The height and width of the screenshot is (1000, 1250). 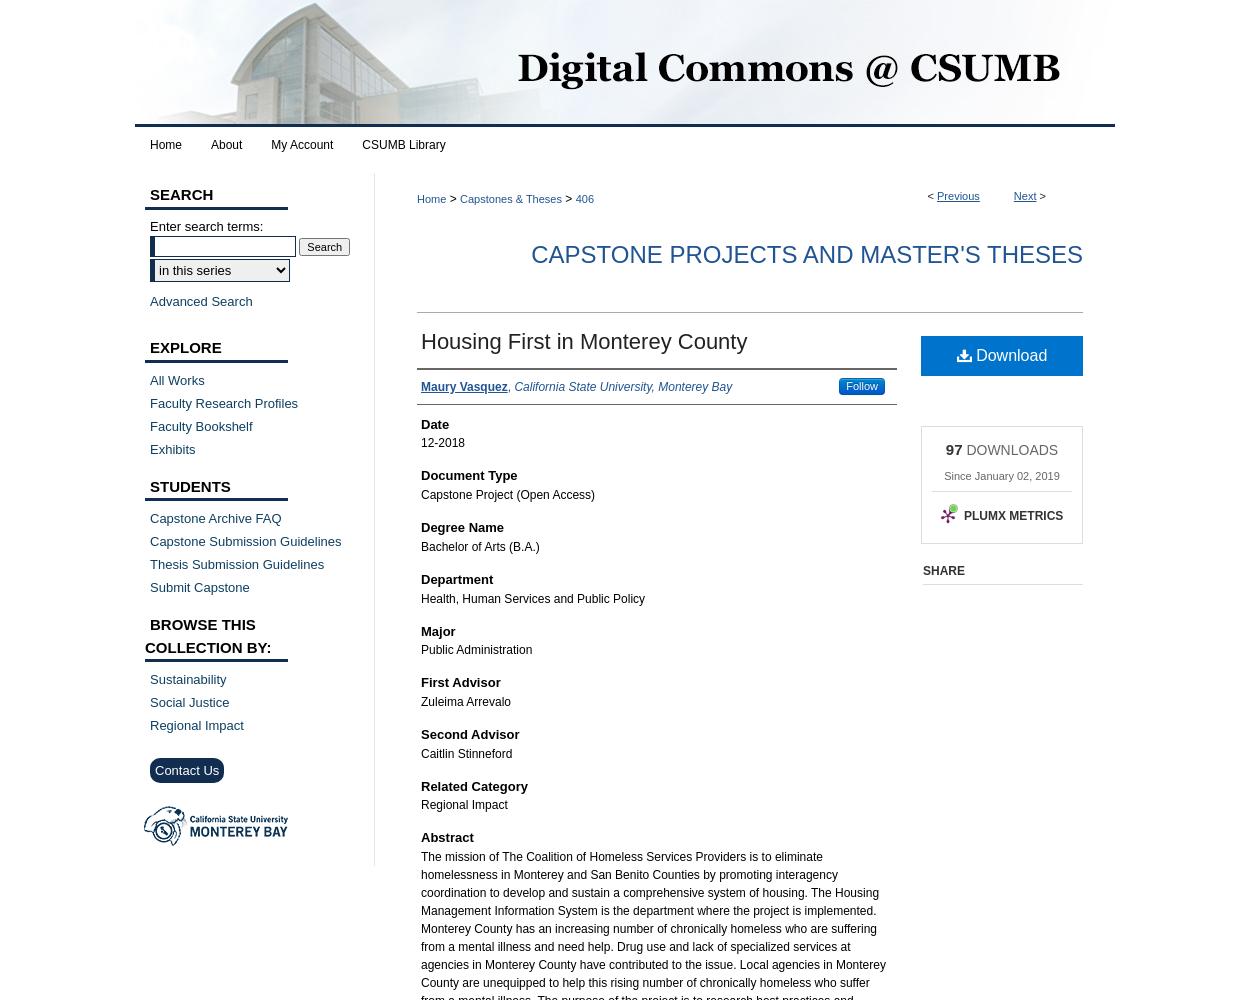 I want to click on 'DOWNLOADS', so click(x=1010, y=448).